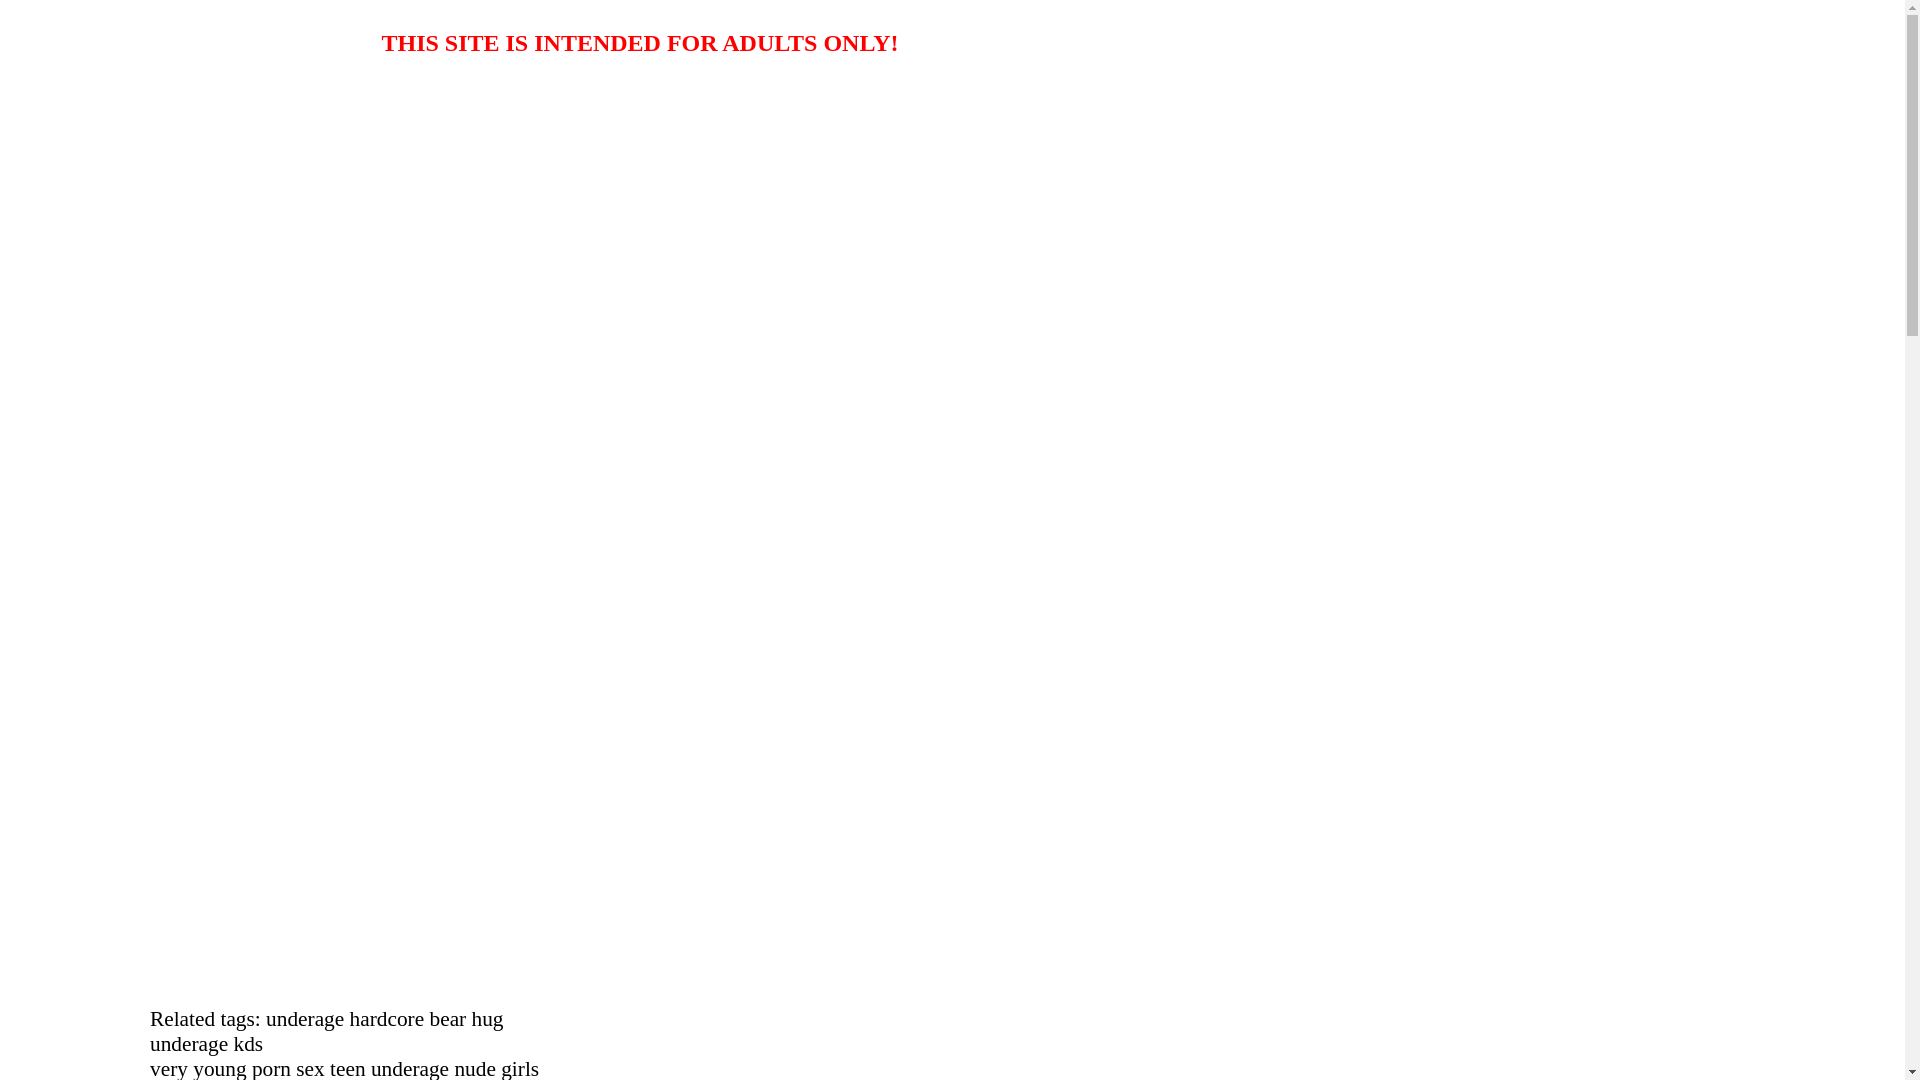 This screenshot has height=1080, width=1920. Describe the element at coordinates (73, 933) in the screenshot. I see `'add link'` at that location.